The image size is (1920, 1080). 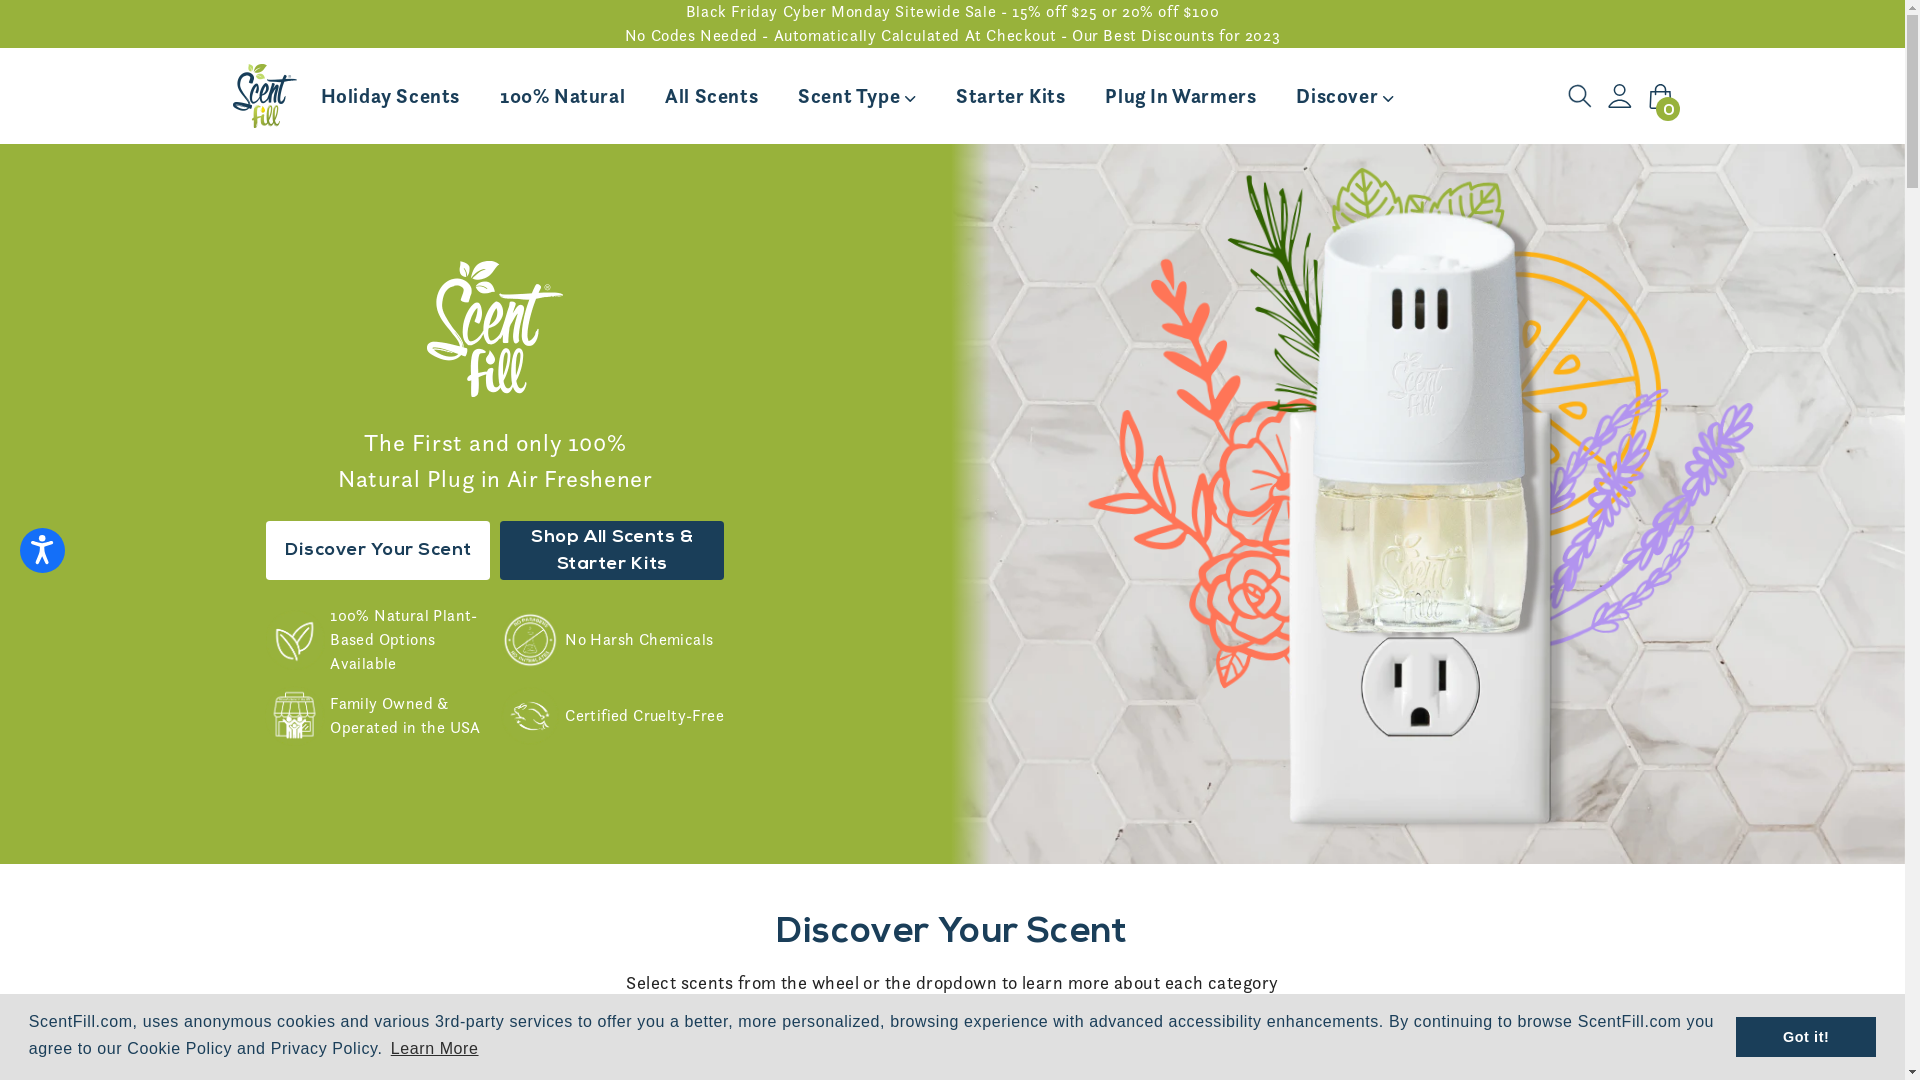 What do you see at coordinates (561, 96) in the screenshot?
I see `'100% Natural'` at bounding box center [561, 96].